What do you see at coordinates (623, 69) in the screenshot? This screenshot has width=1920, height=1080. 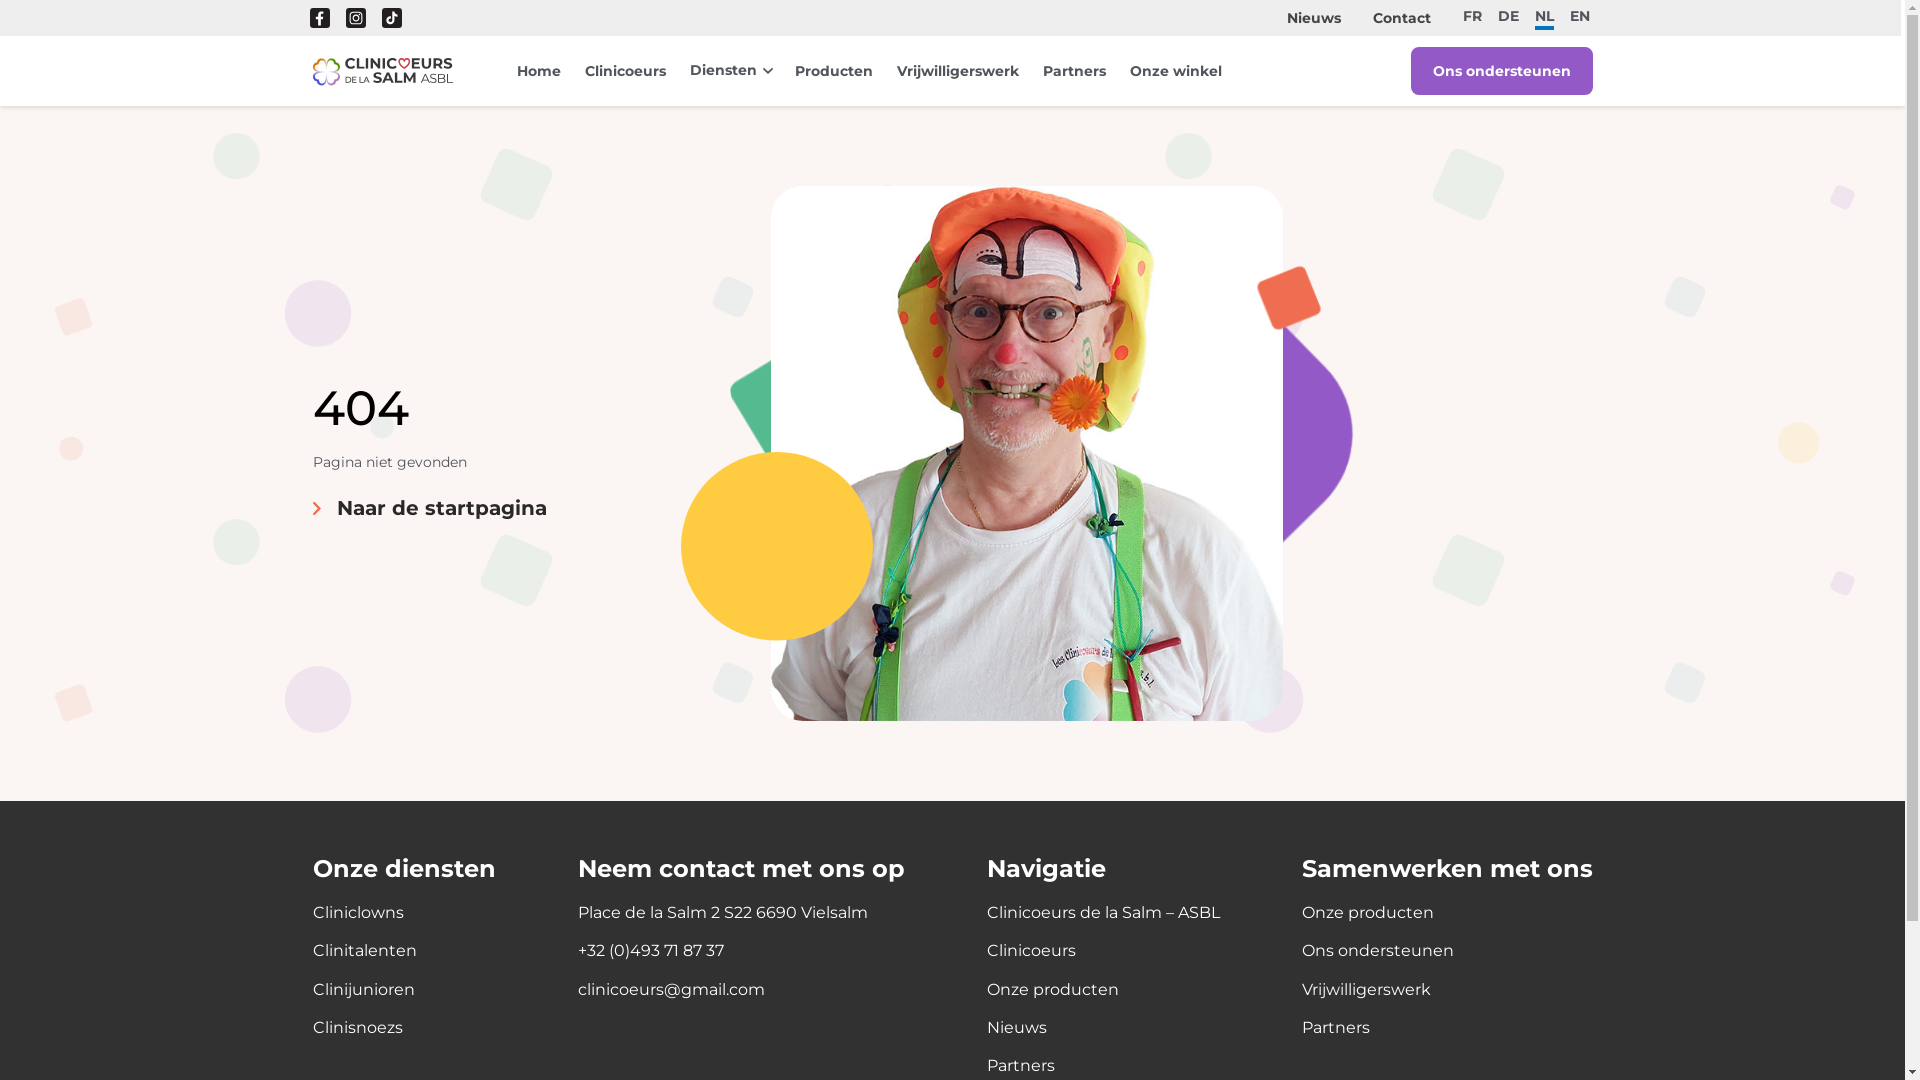 I see `'Clinicoeurs'` at bounding box center [623, 69].